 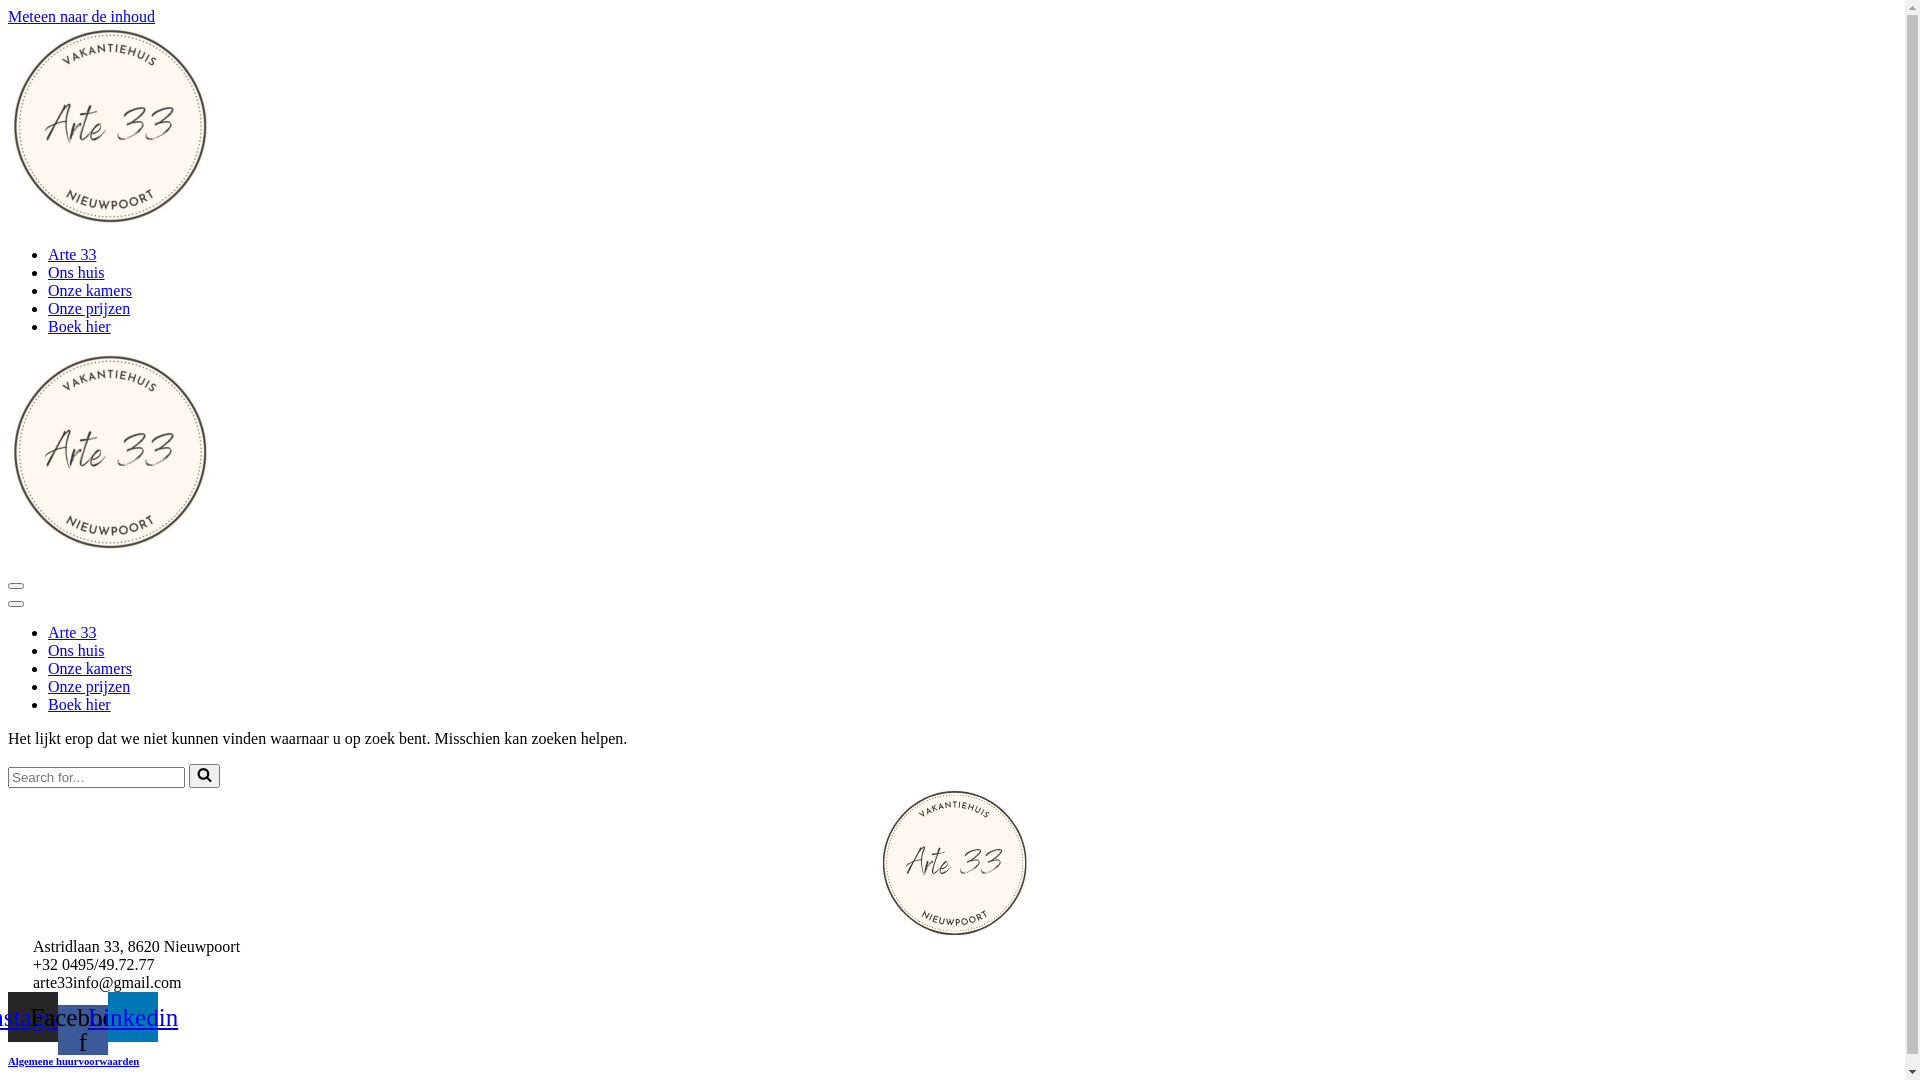 What do you see at coordinates (79, 325) in the screenshot?
I see `'Boek hier'` at bounding box center [79, 325].